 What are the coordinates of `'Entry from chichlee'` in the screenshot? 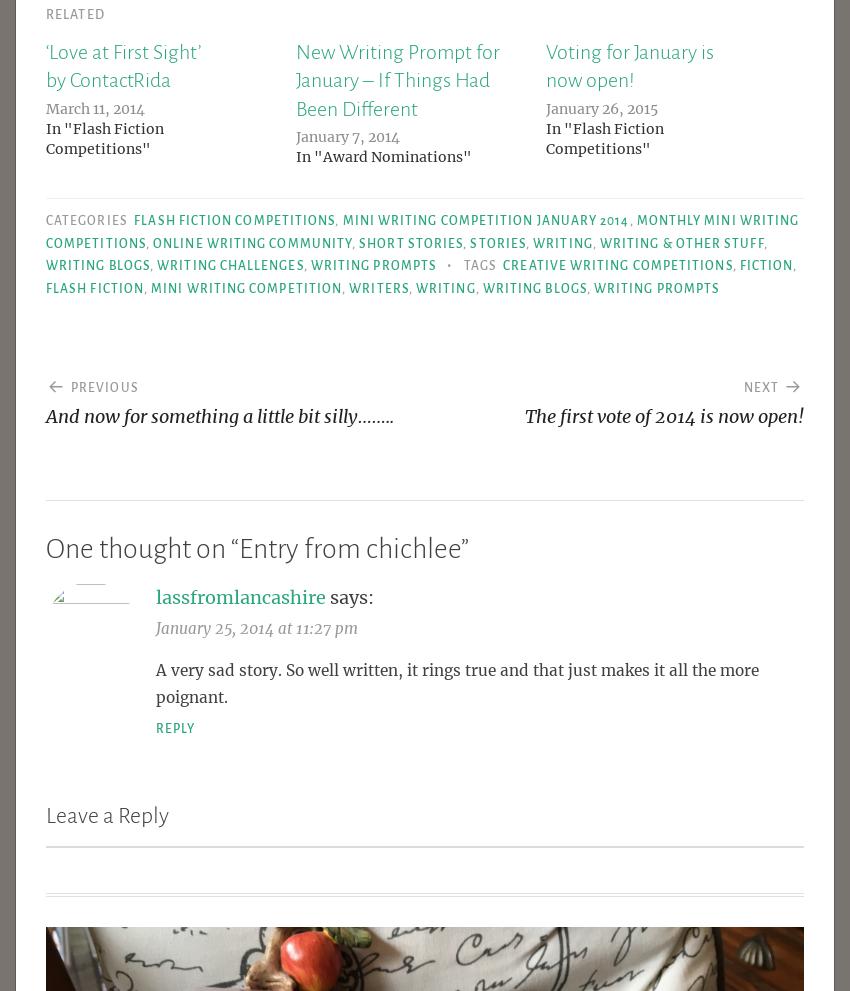 It's located at (349, 548).